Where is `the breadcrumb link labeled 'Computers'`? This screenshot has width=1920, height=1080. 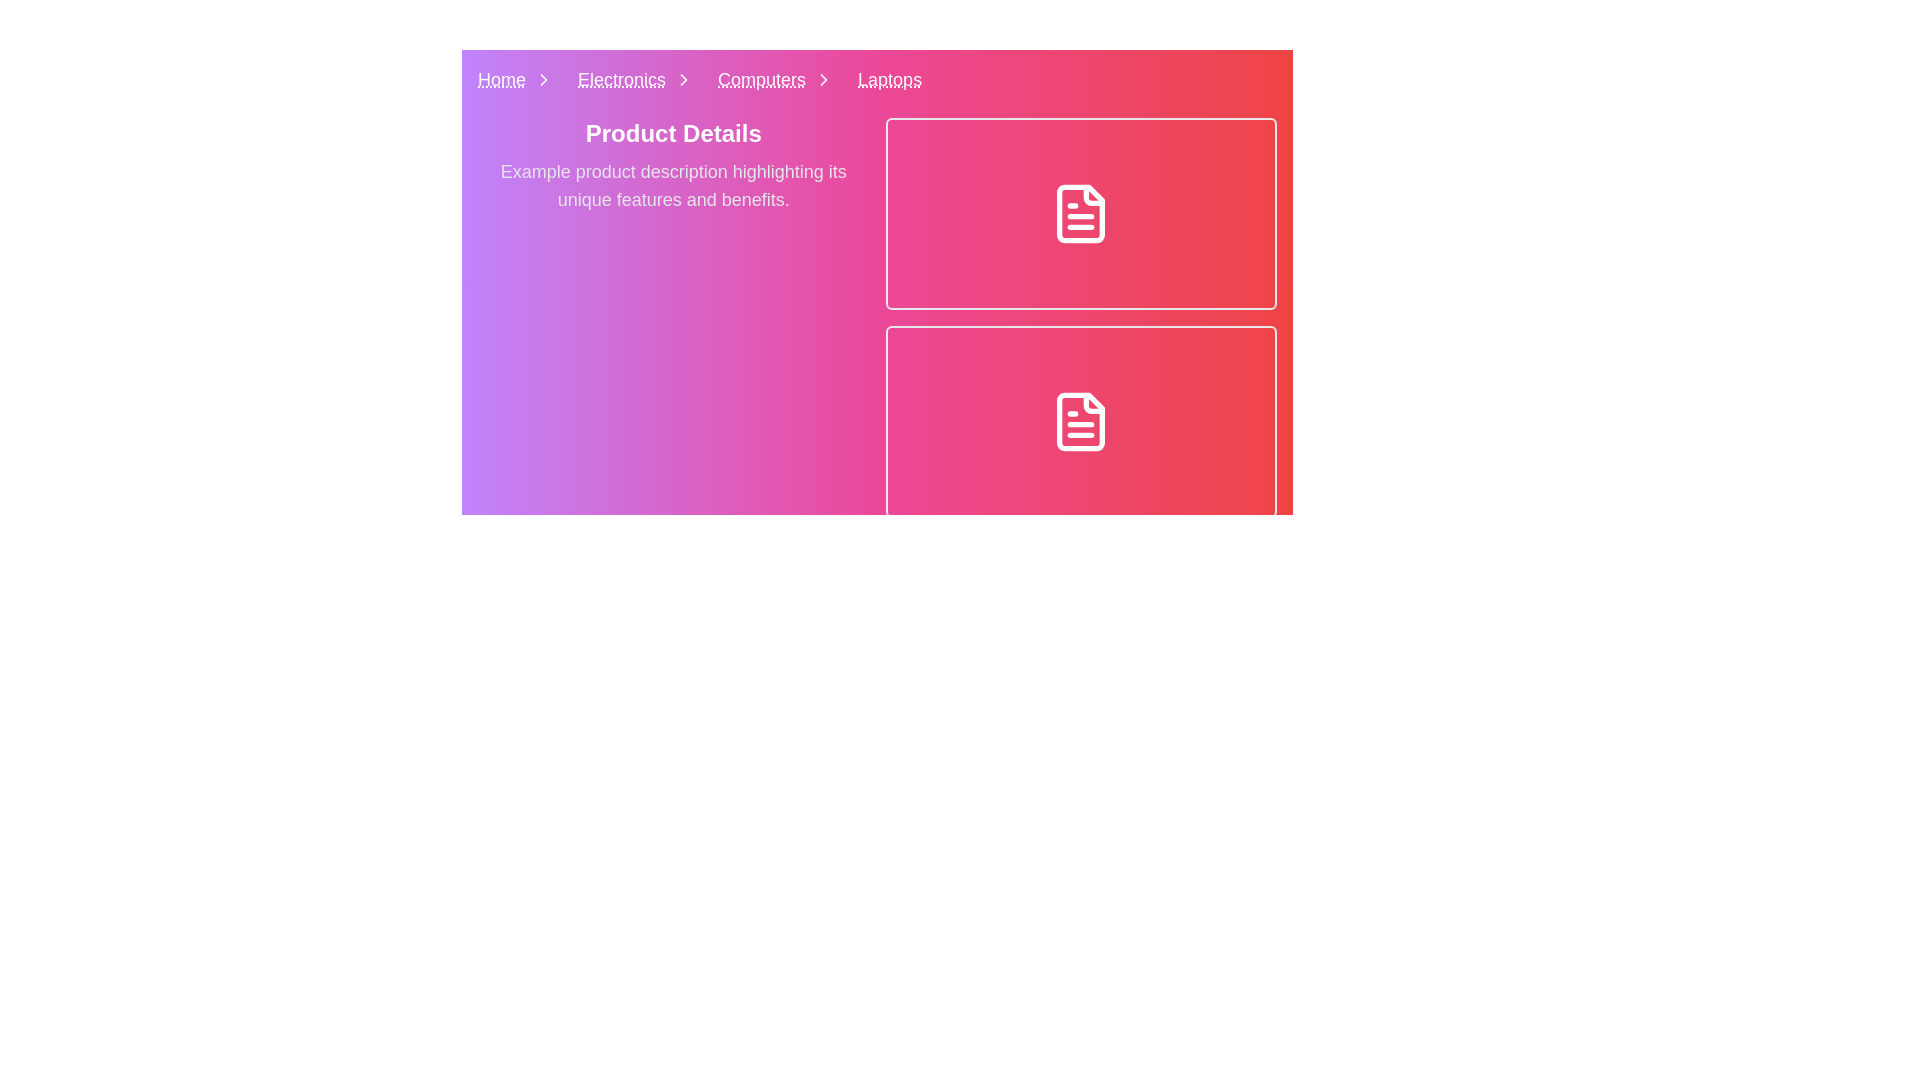
the breadcrumb link labeled 'Computers' is located at coordinates (779, 79).